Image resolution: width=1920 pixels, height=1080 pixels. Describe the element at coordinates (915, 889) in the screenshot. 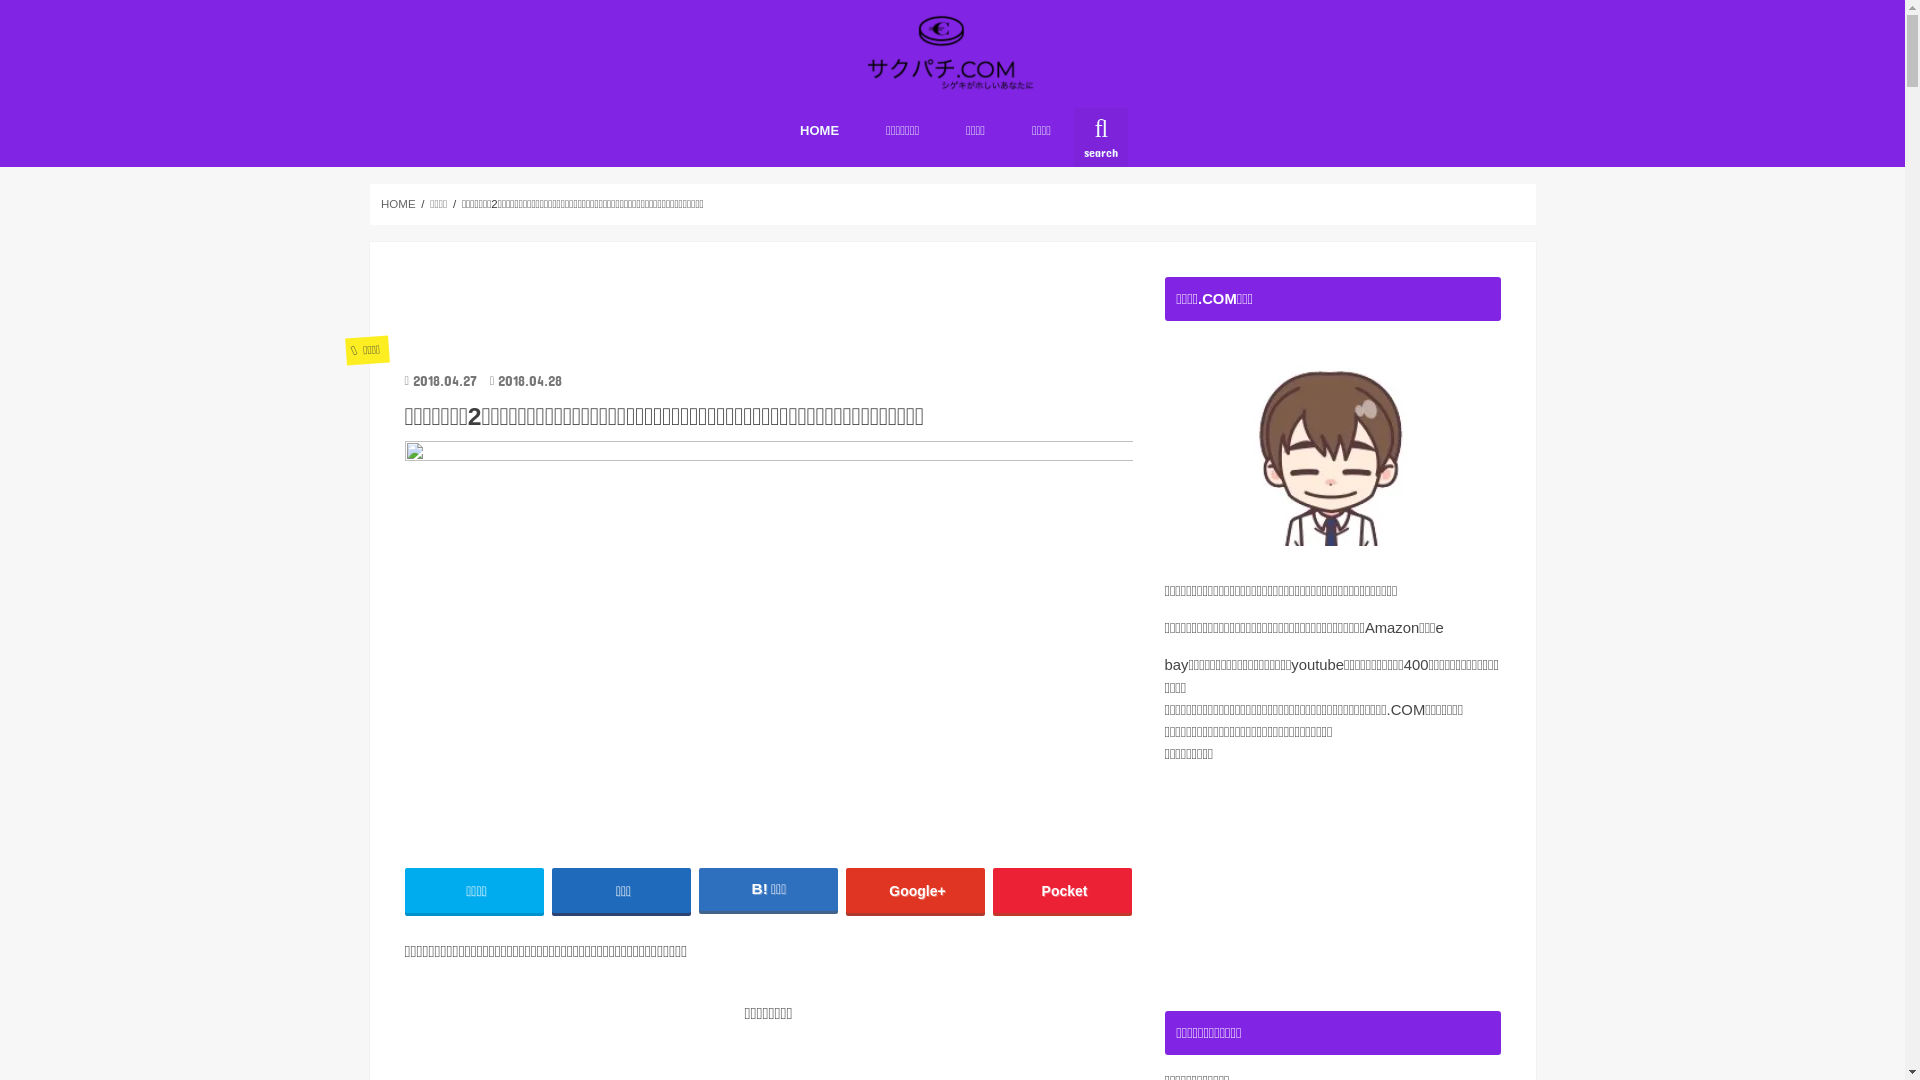

I see `'Google+'` at that location.